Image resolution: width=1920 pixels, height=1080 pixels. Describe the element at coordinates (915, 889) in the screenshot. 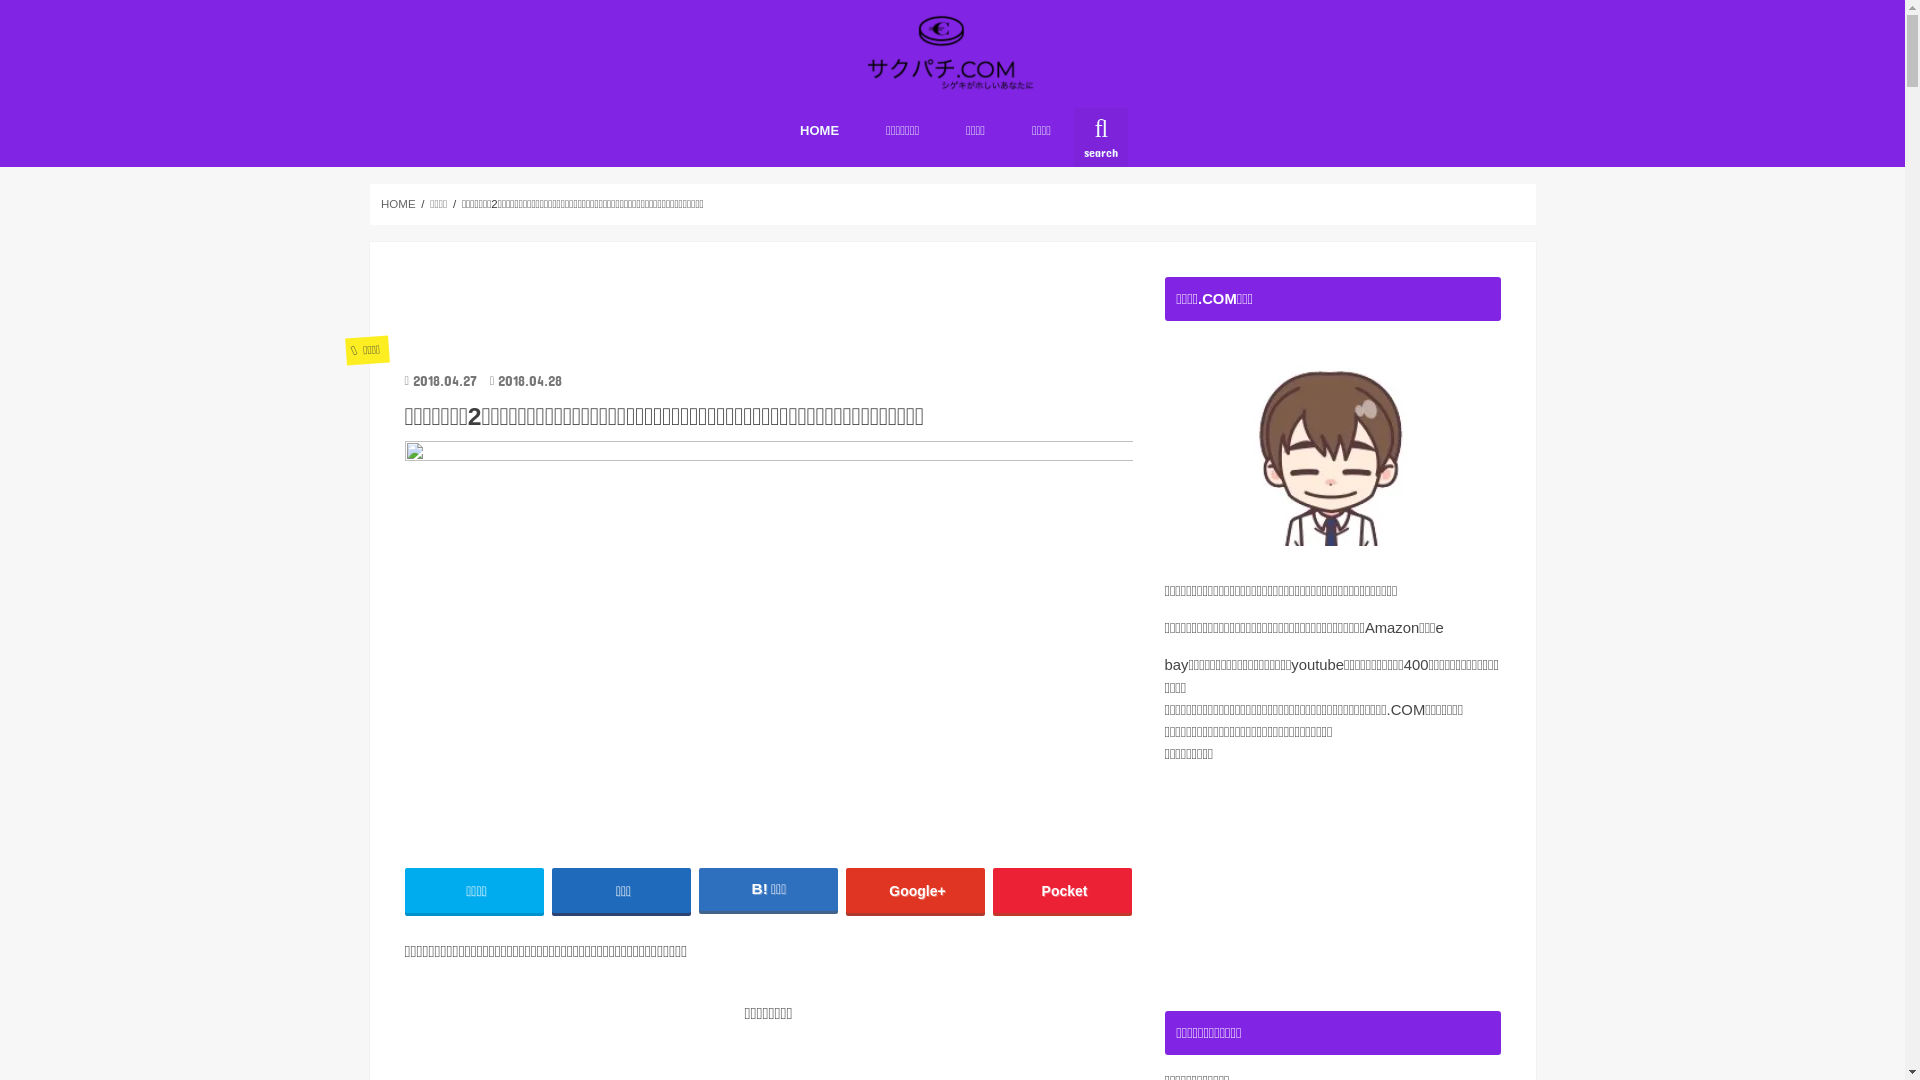

I see `'Google+'` at that location.